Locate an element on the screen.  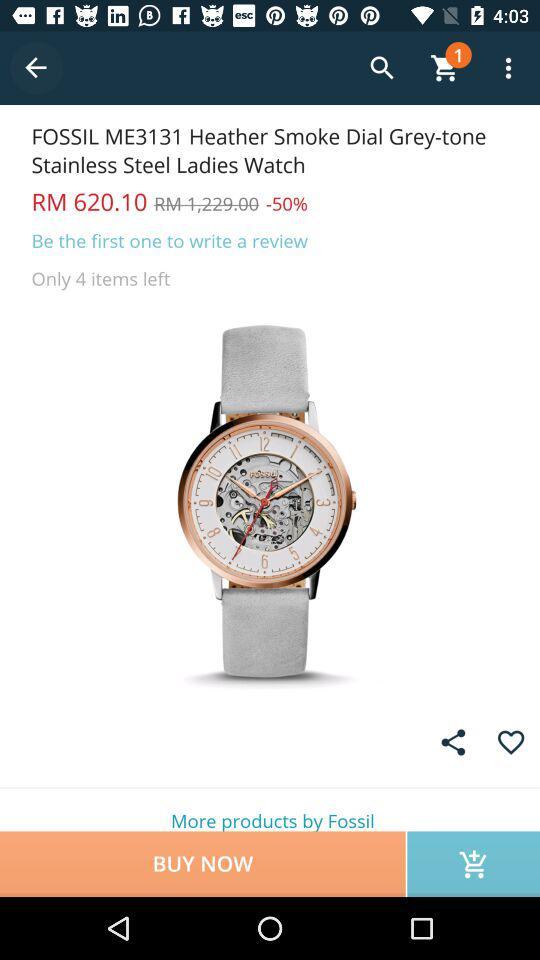
add favorite is located at coordinates (511, 741).